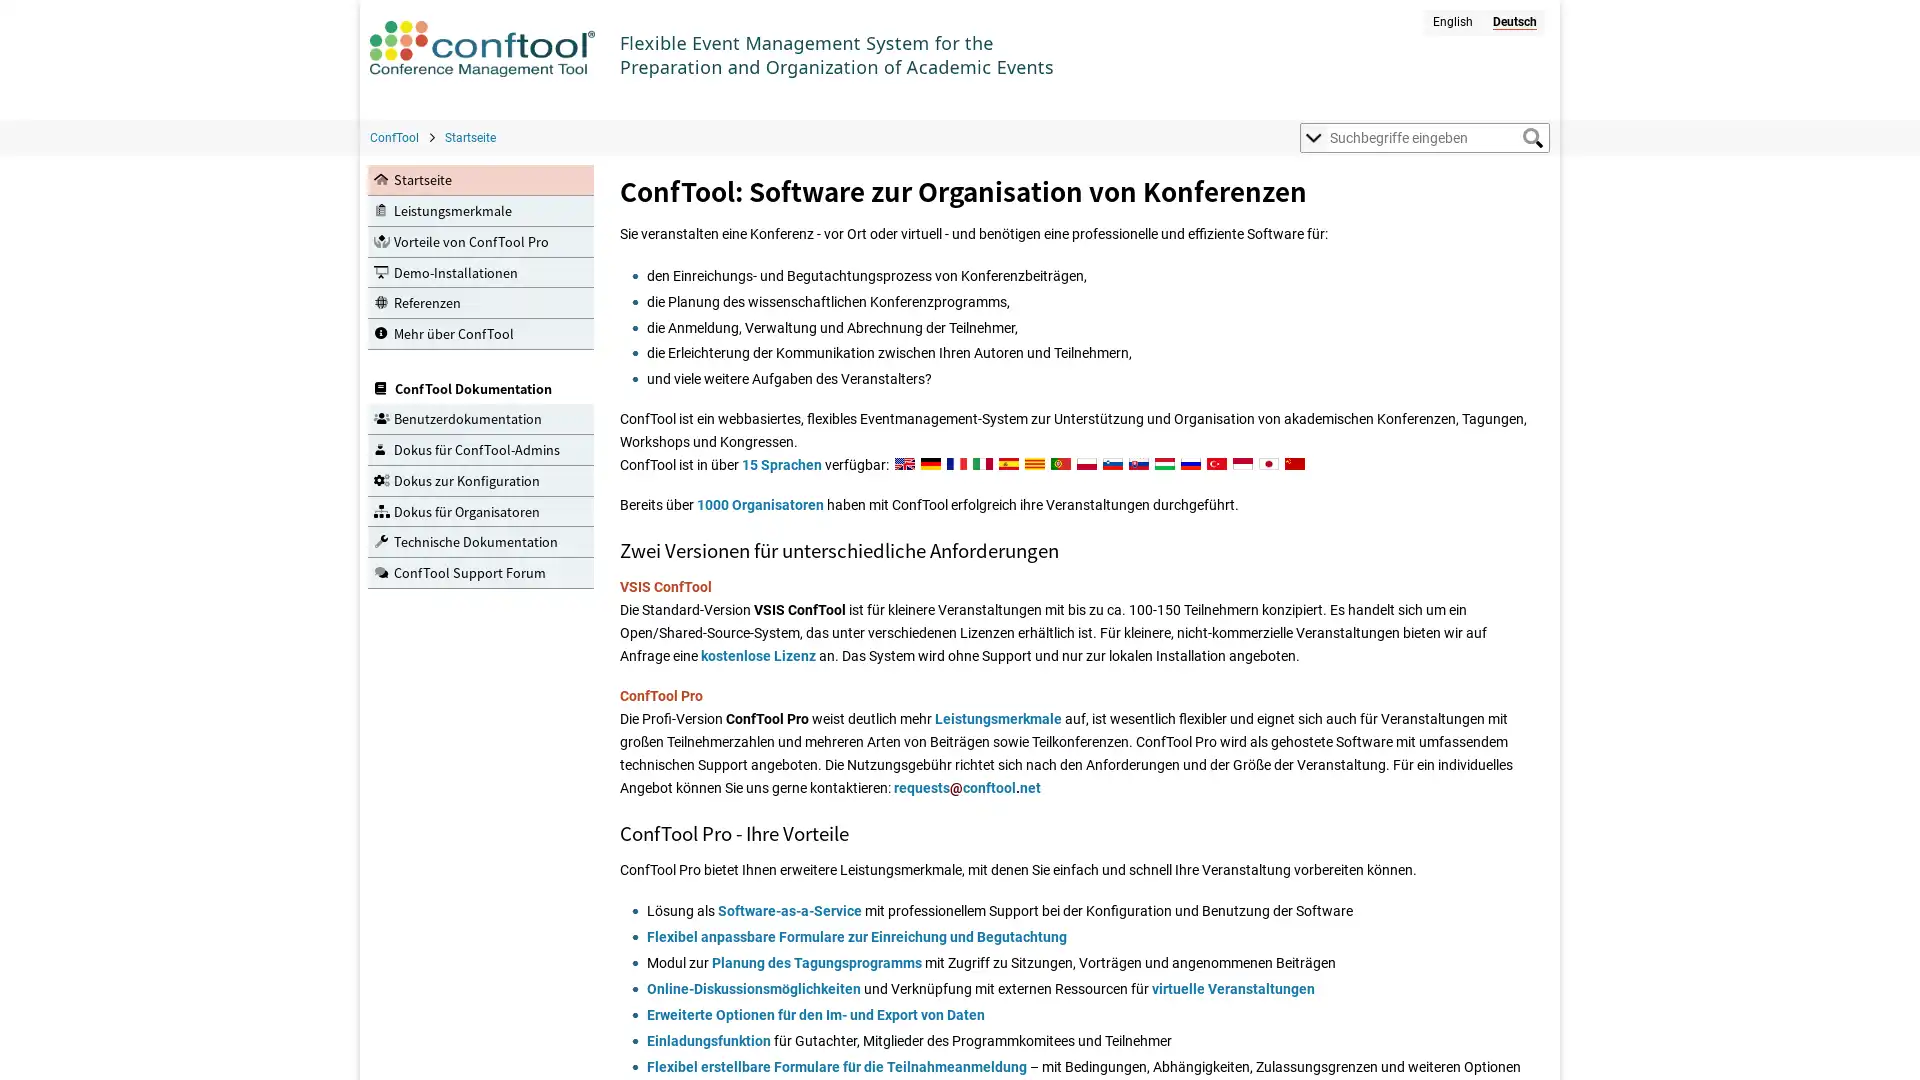  What do you see at coordinates (1531, 137) in the screenshot?
I see `Suche` at bounding box center [1531, 137].